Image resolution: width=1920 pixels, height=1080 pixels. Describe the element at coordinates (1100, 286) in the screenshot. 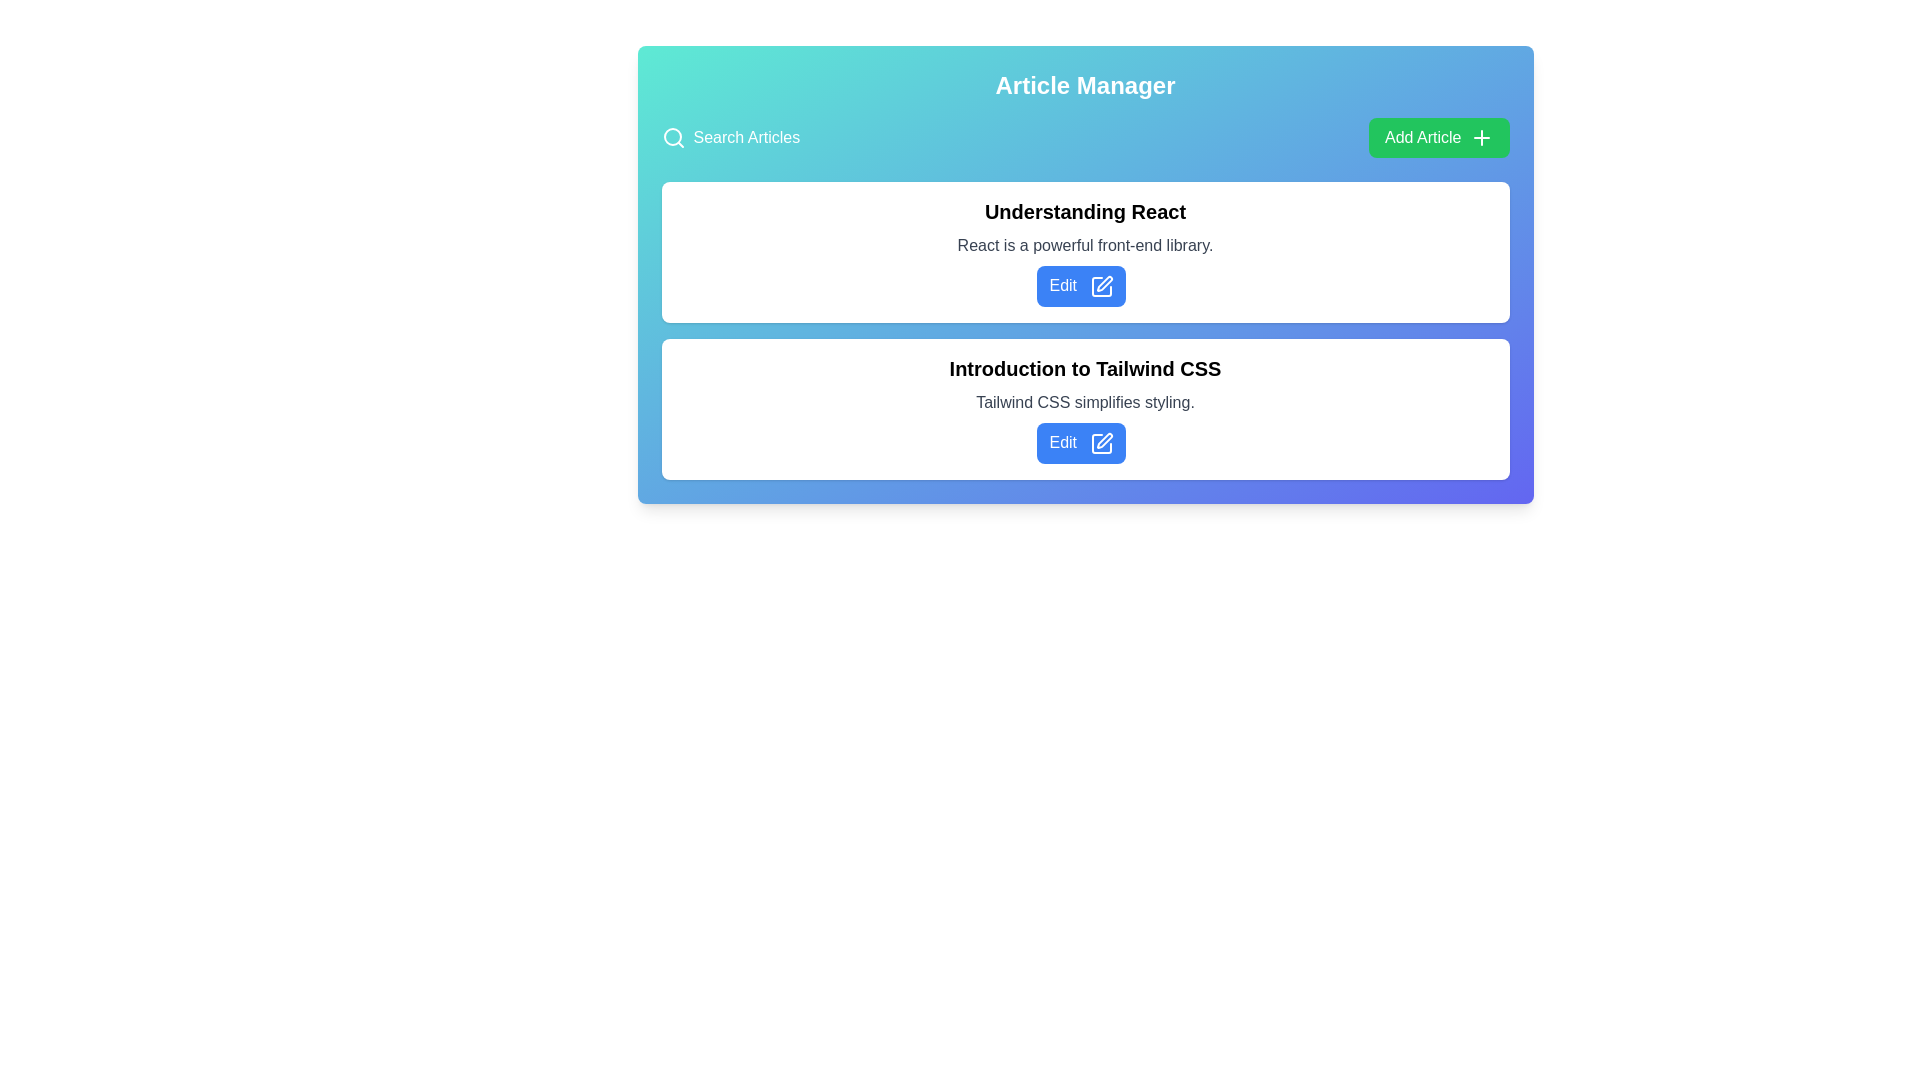

I see `the pen icon located to the immediate right of the blue 'Edit' button in the second article summary card below the 'Understanding React' card` at that location.